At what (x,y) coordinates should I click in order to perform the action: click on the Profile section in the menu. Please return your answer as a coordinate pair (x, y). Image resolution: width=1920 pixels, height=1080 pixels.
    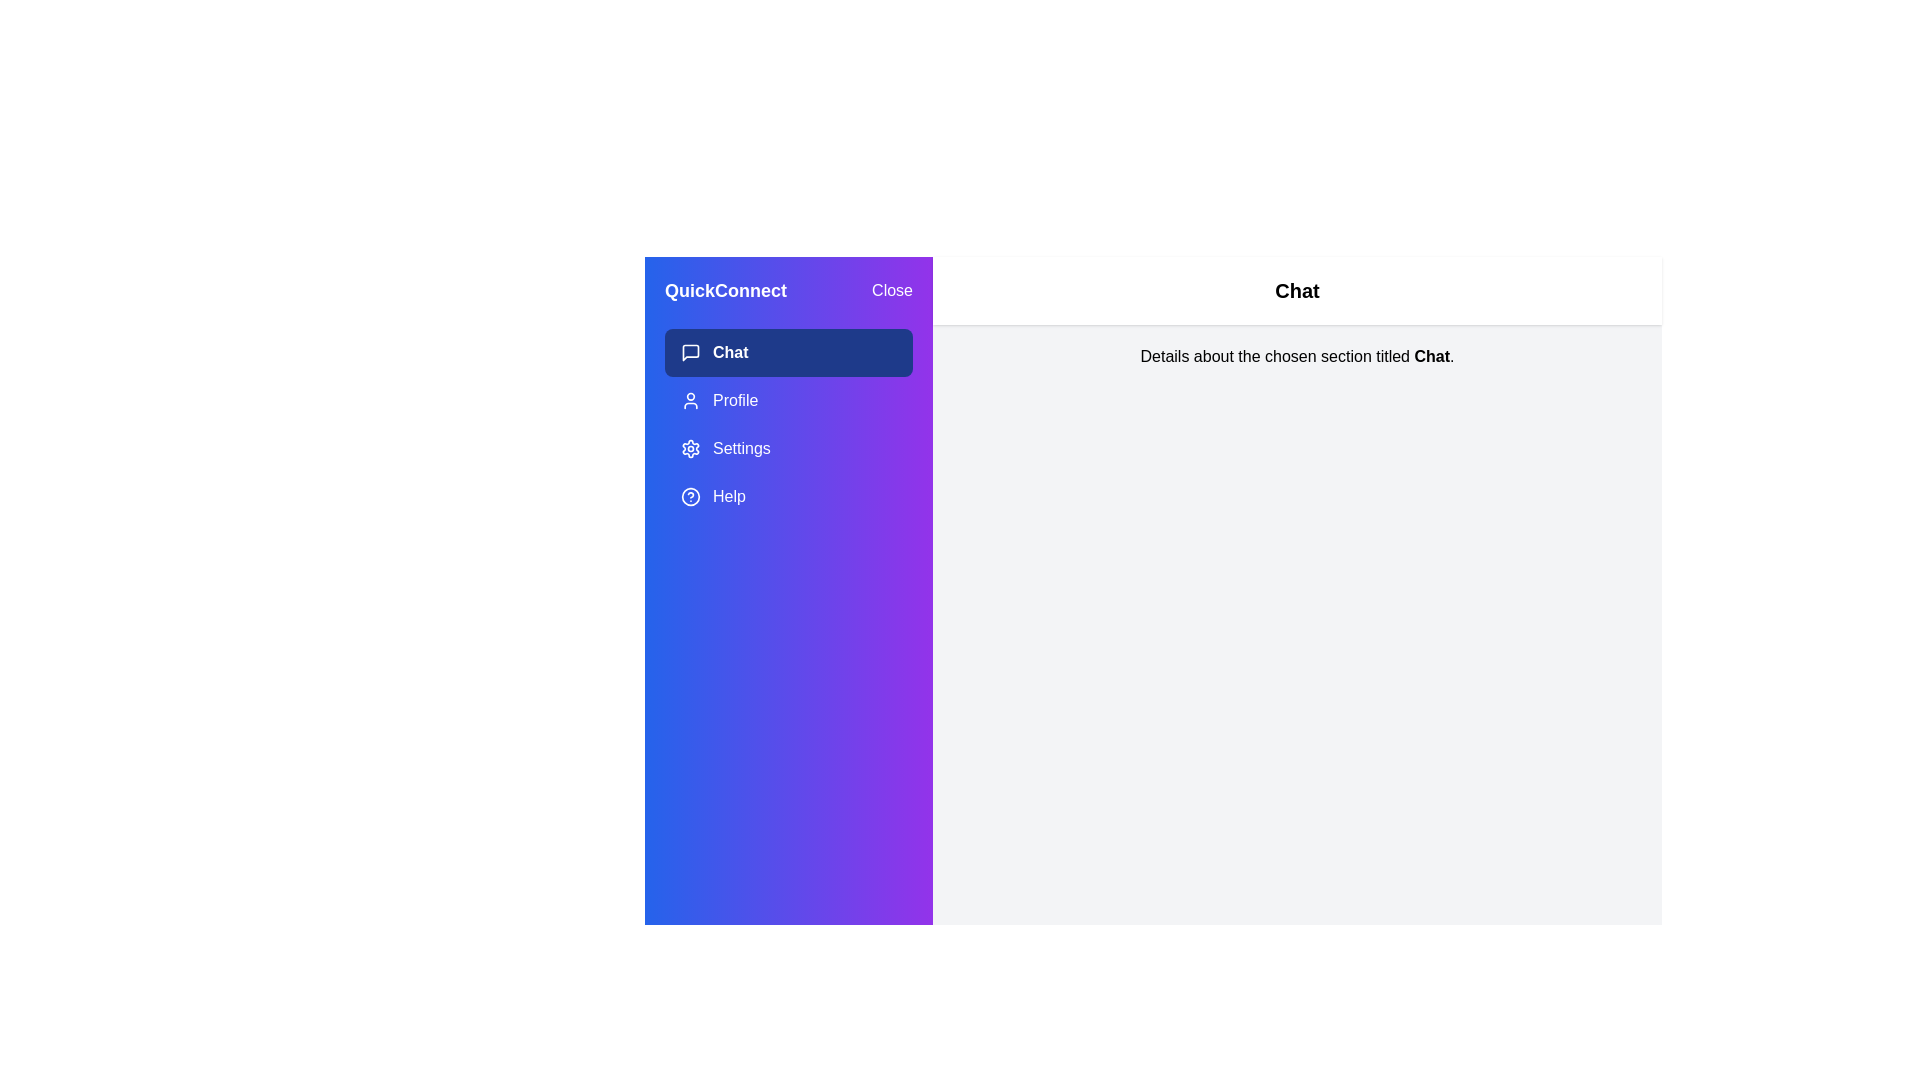
    Looking at the image, I should click on (787, 401).